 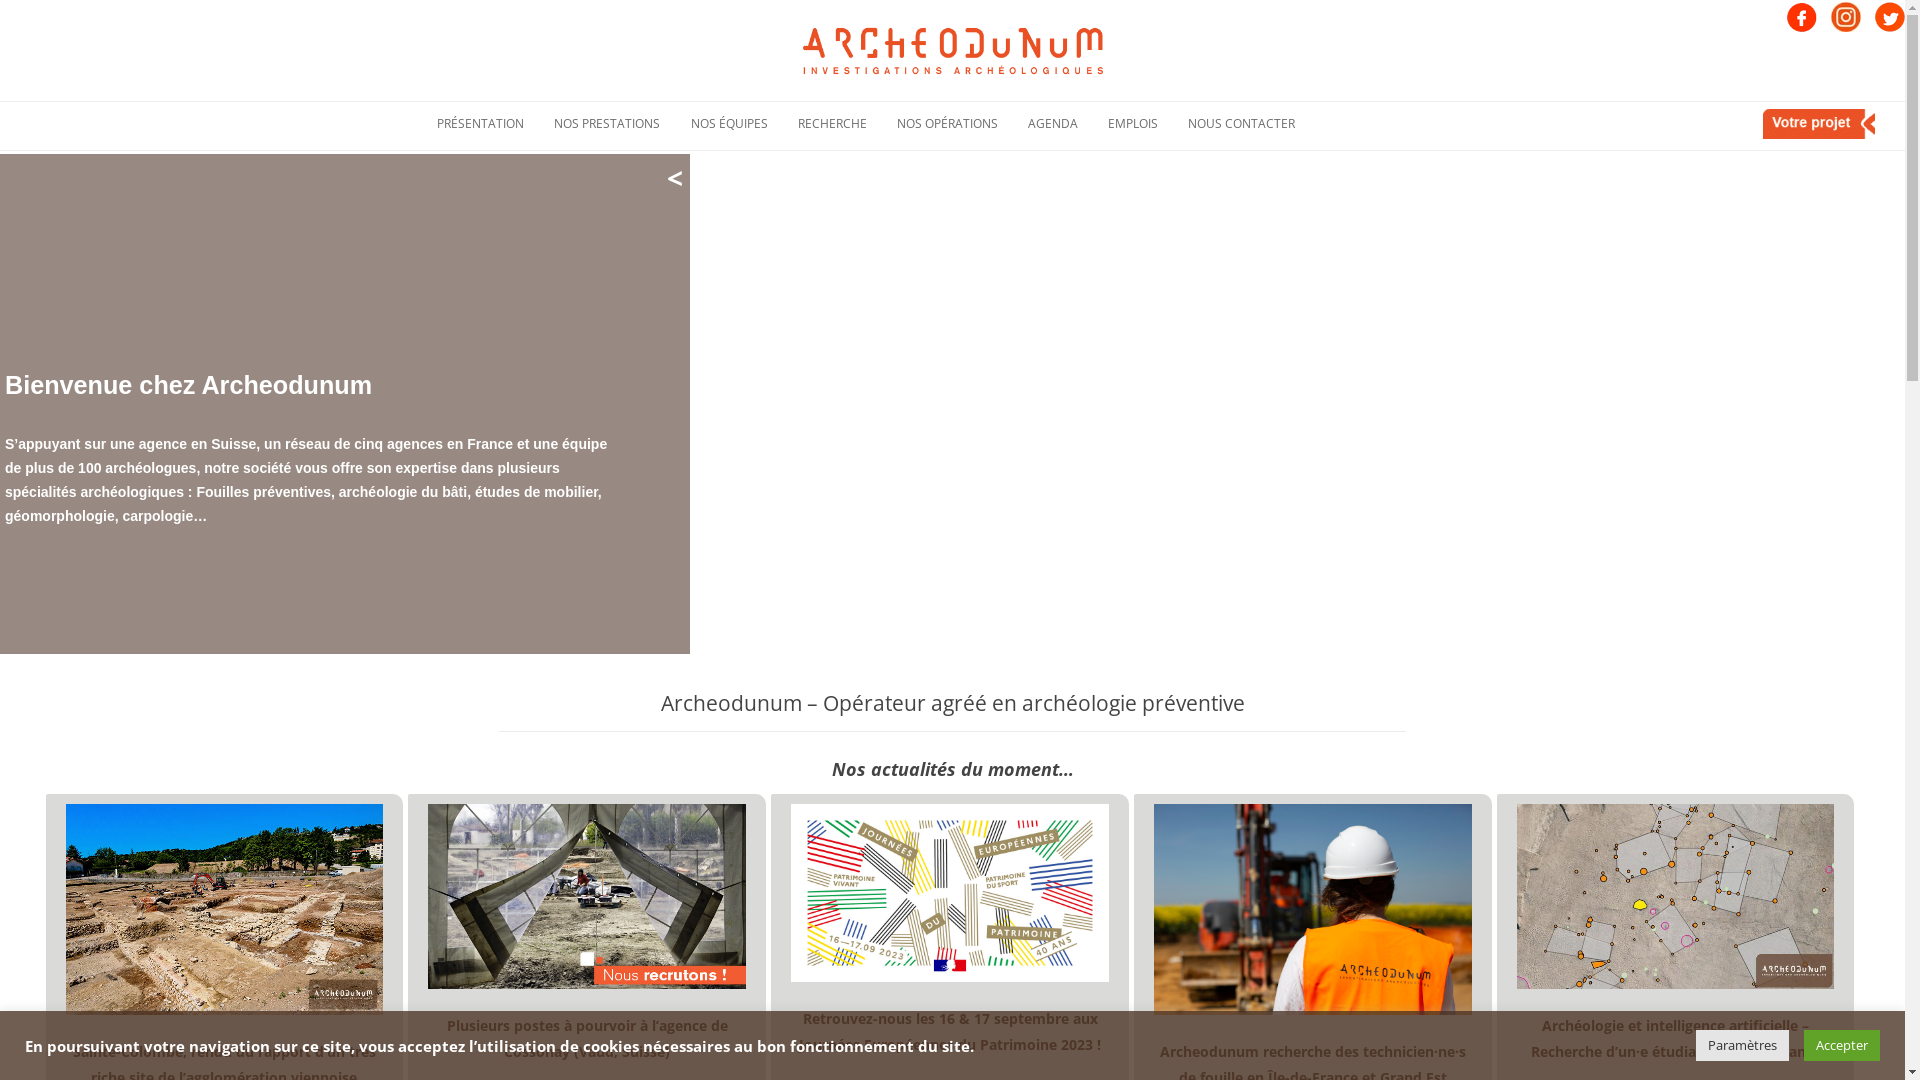 What do you see at coordinates (1107, 123) in the screenshot?
I see `'EMPLOIS'` at bounding box center [1107, 123].